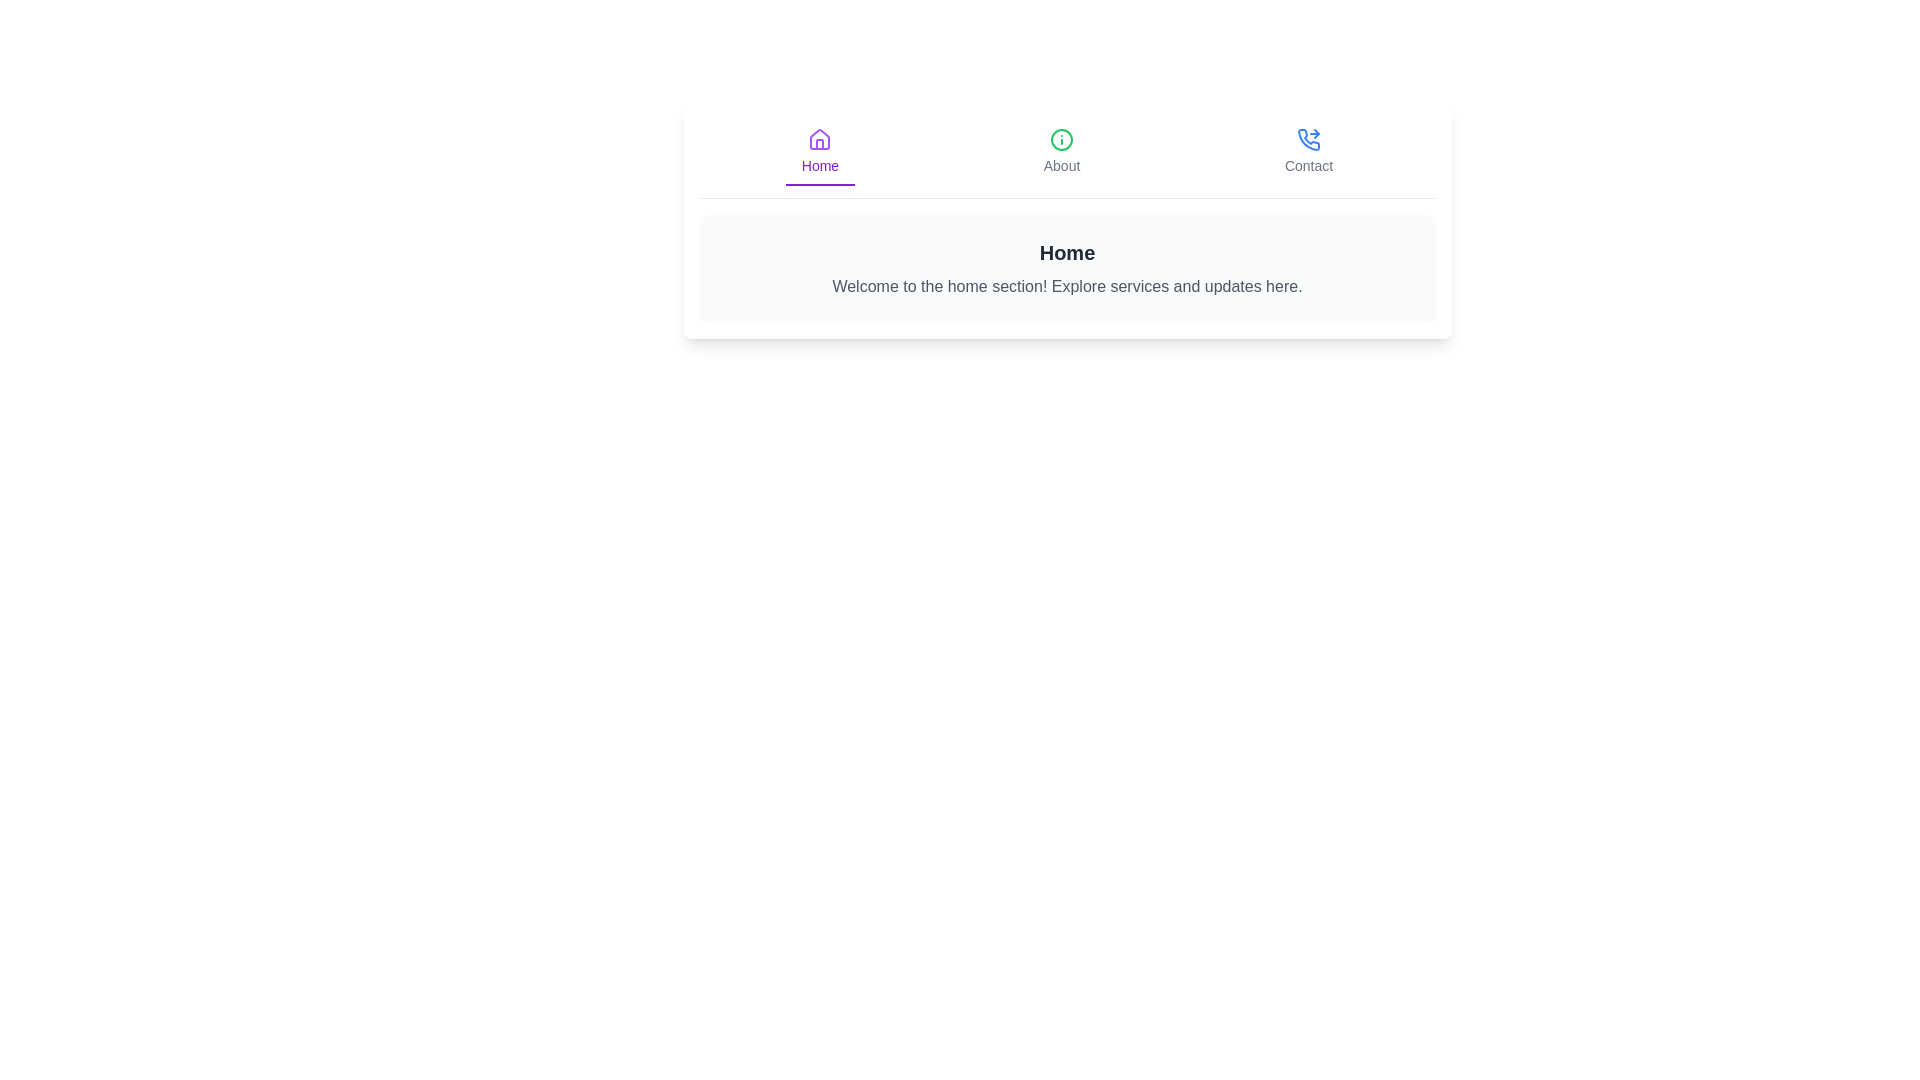 This screenshot has width=1920, height=1080. What do you see at coordinates (1060, 152) in the screenshot?
I see `the About tab by clicking its corresponding button` at bounding box center [1060, 152].